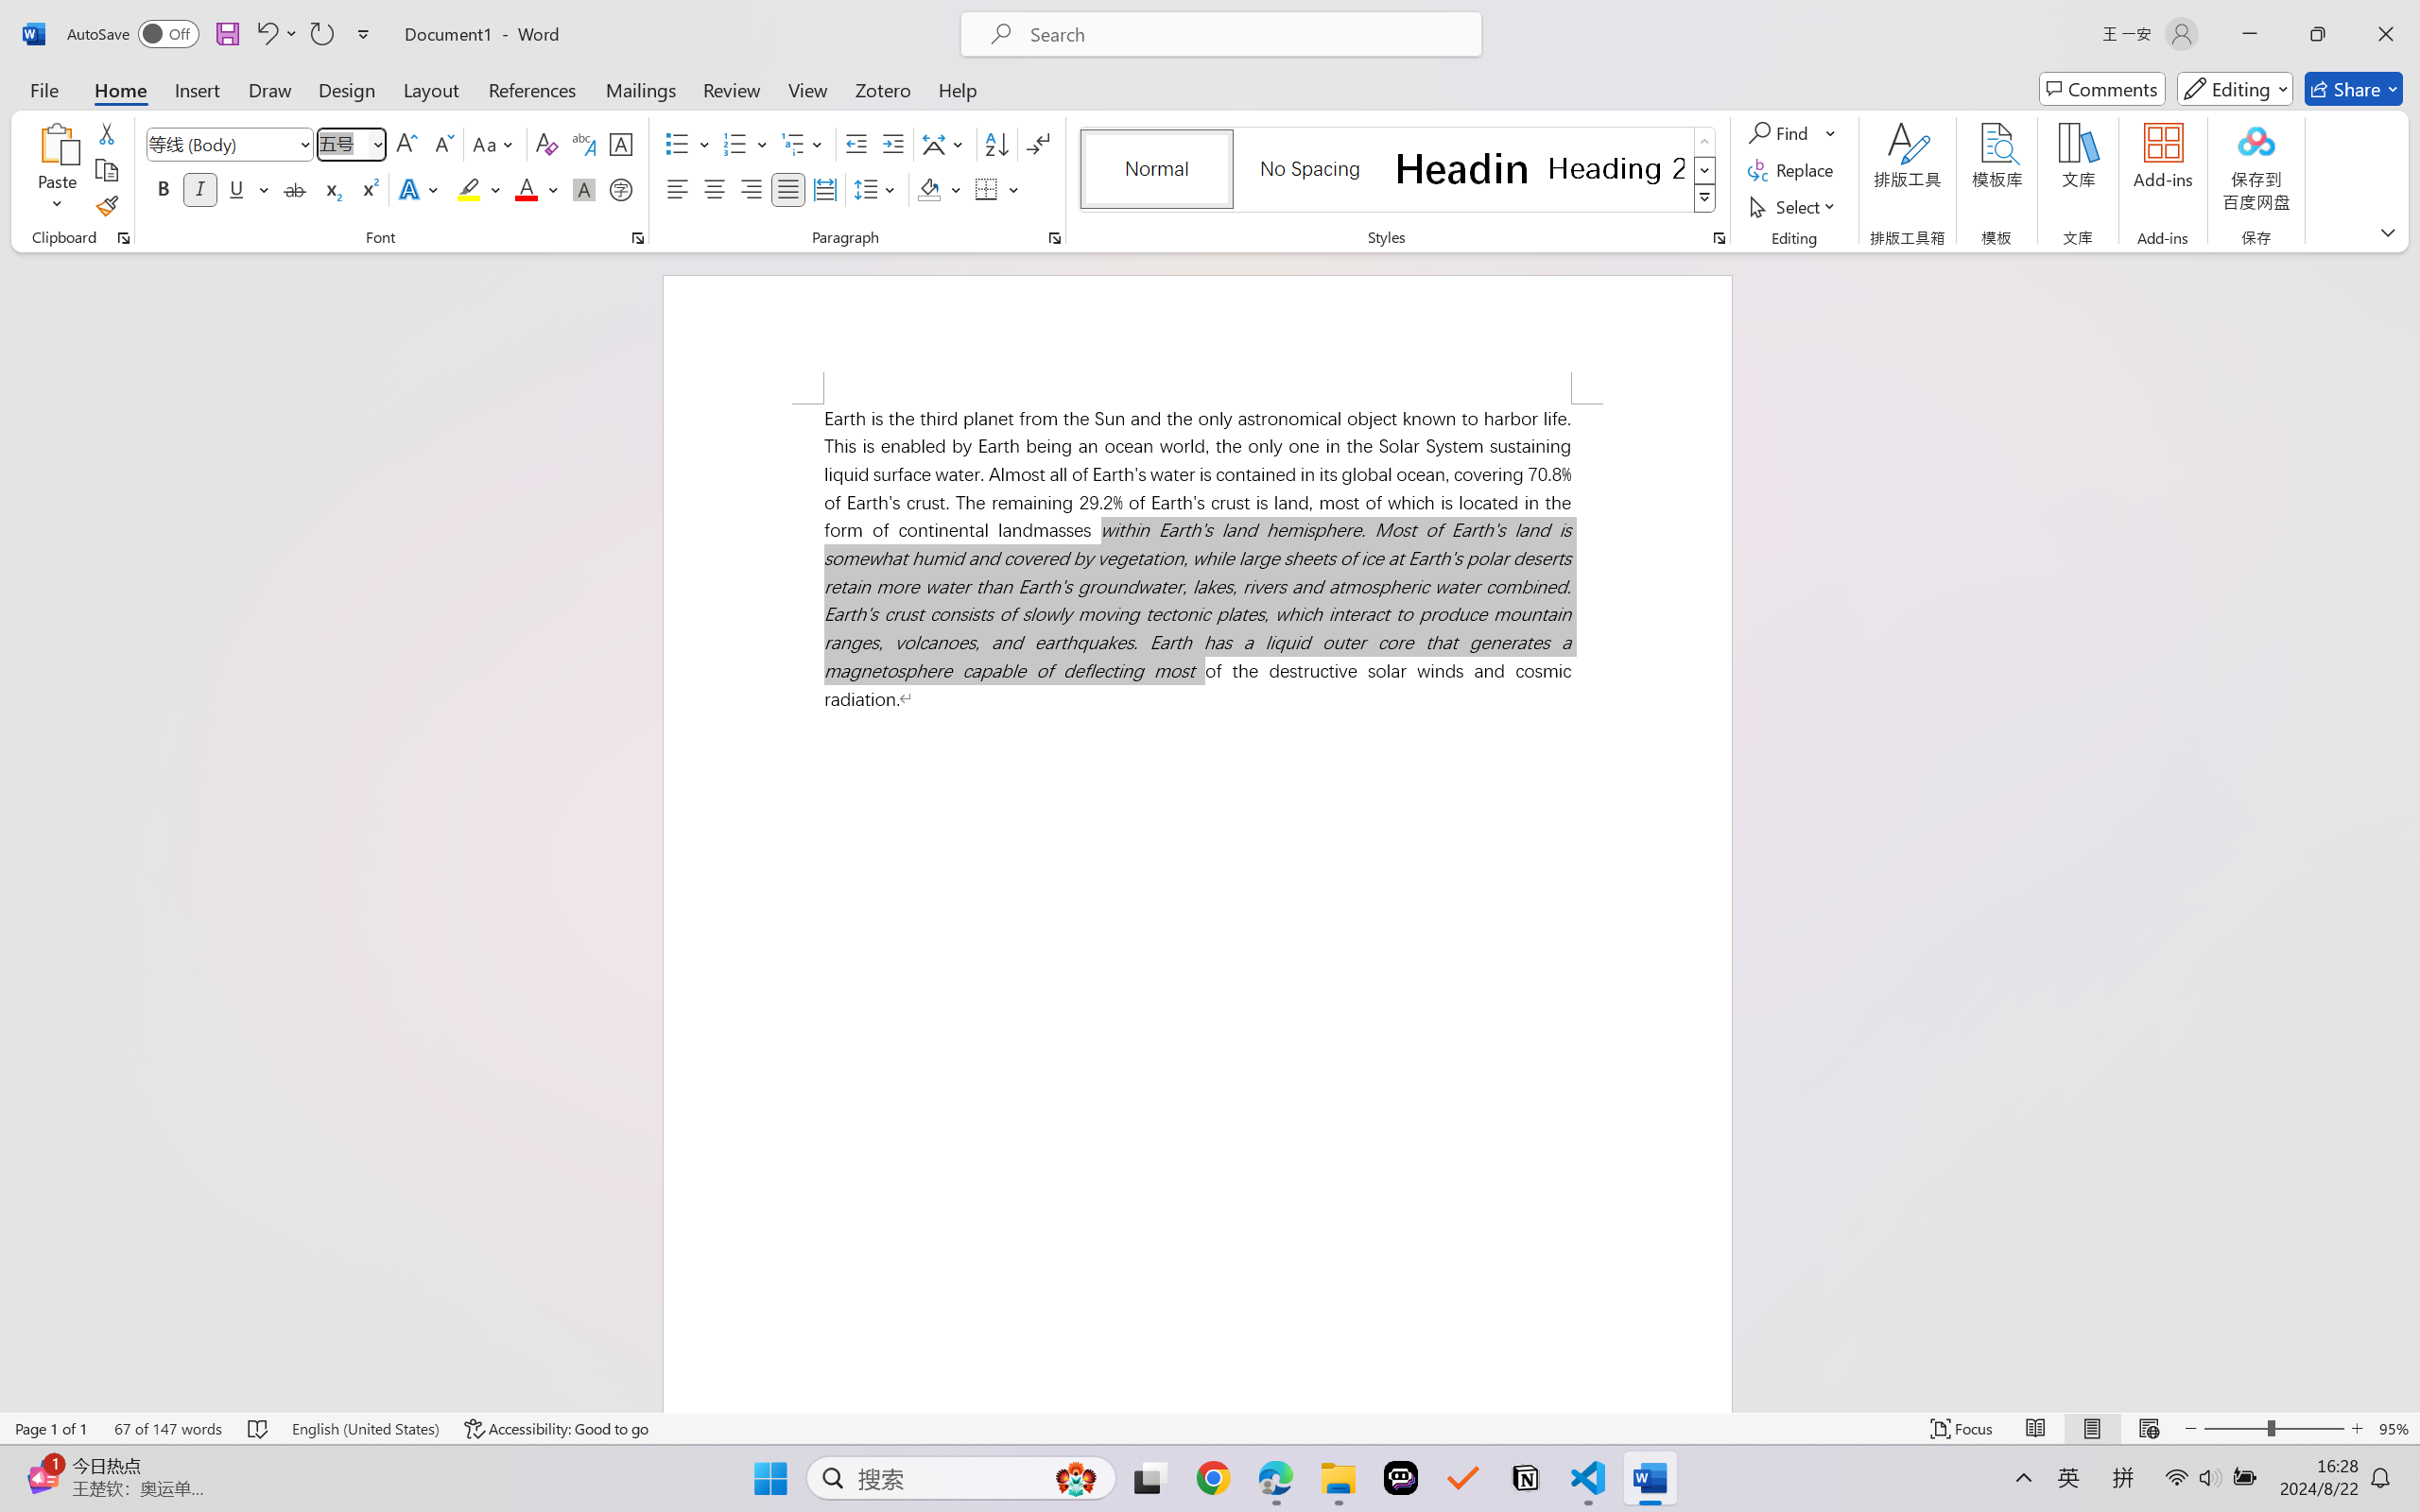 The image size is (2420, 1512). Describe the element at coordinates (52, 1428) in the screenshot. I see `'Page Number Page 1 of 1'` at that location.